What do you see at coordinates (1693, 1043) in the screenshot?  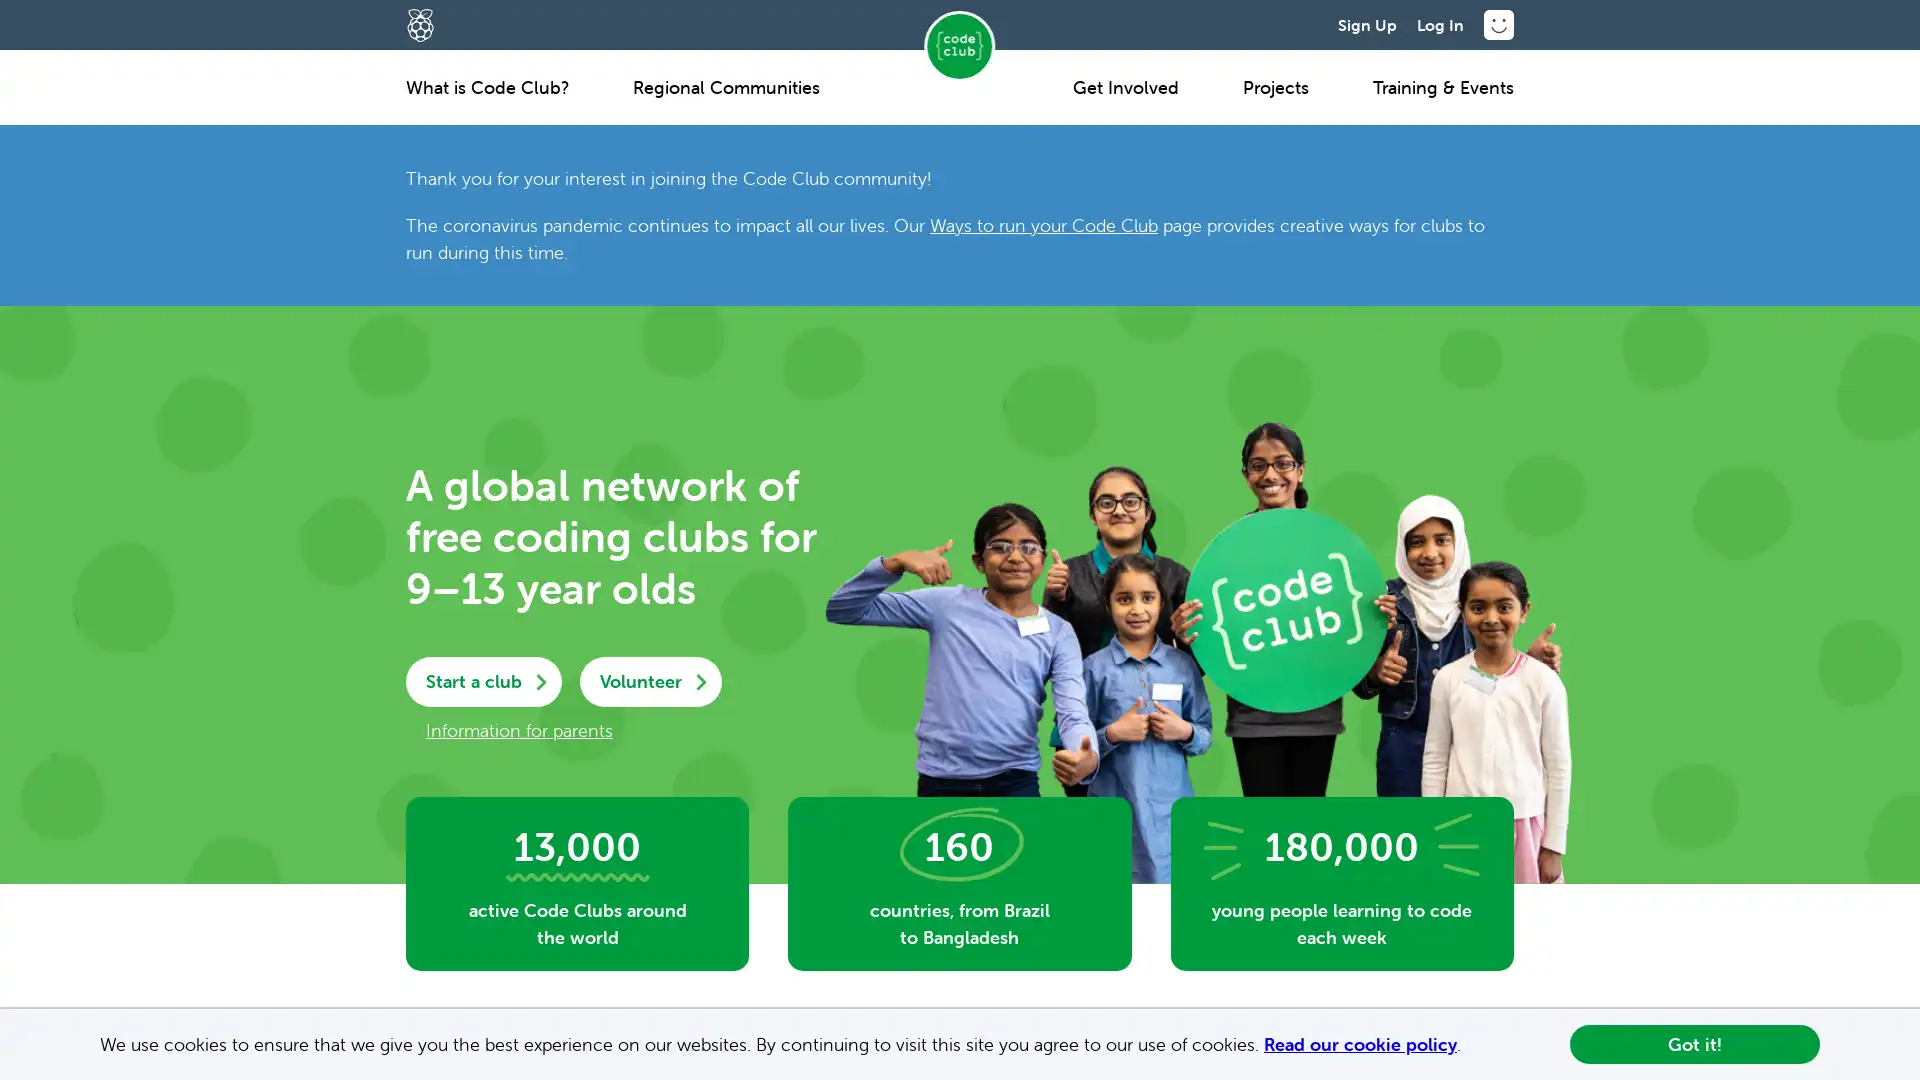 I see `dismiss cookie message` at bounding box center [1693, 1043].